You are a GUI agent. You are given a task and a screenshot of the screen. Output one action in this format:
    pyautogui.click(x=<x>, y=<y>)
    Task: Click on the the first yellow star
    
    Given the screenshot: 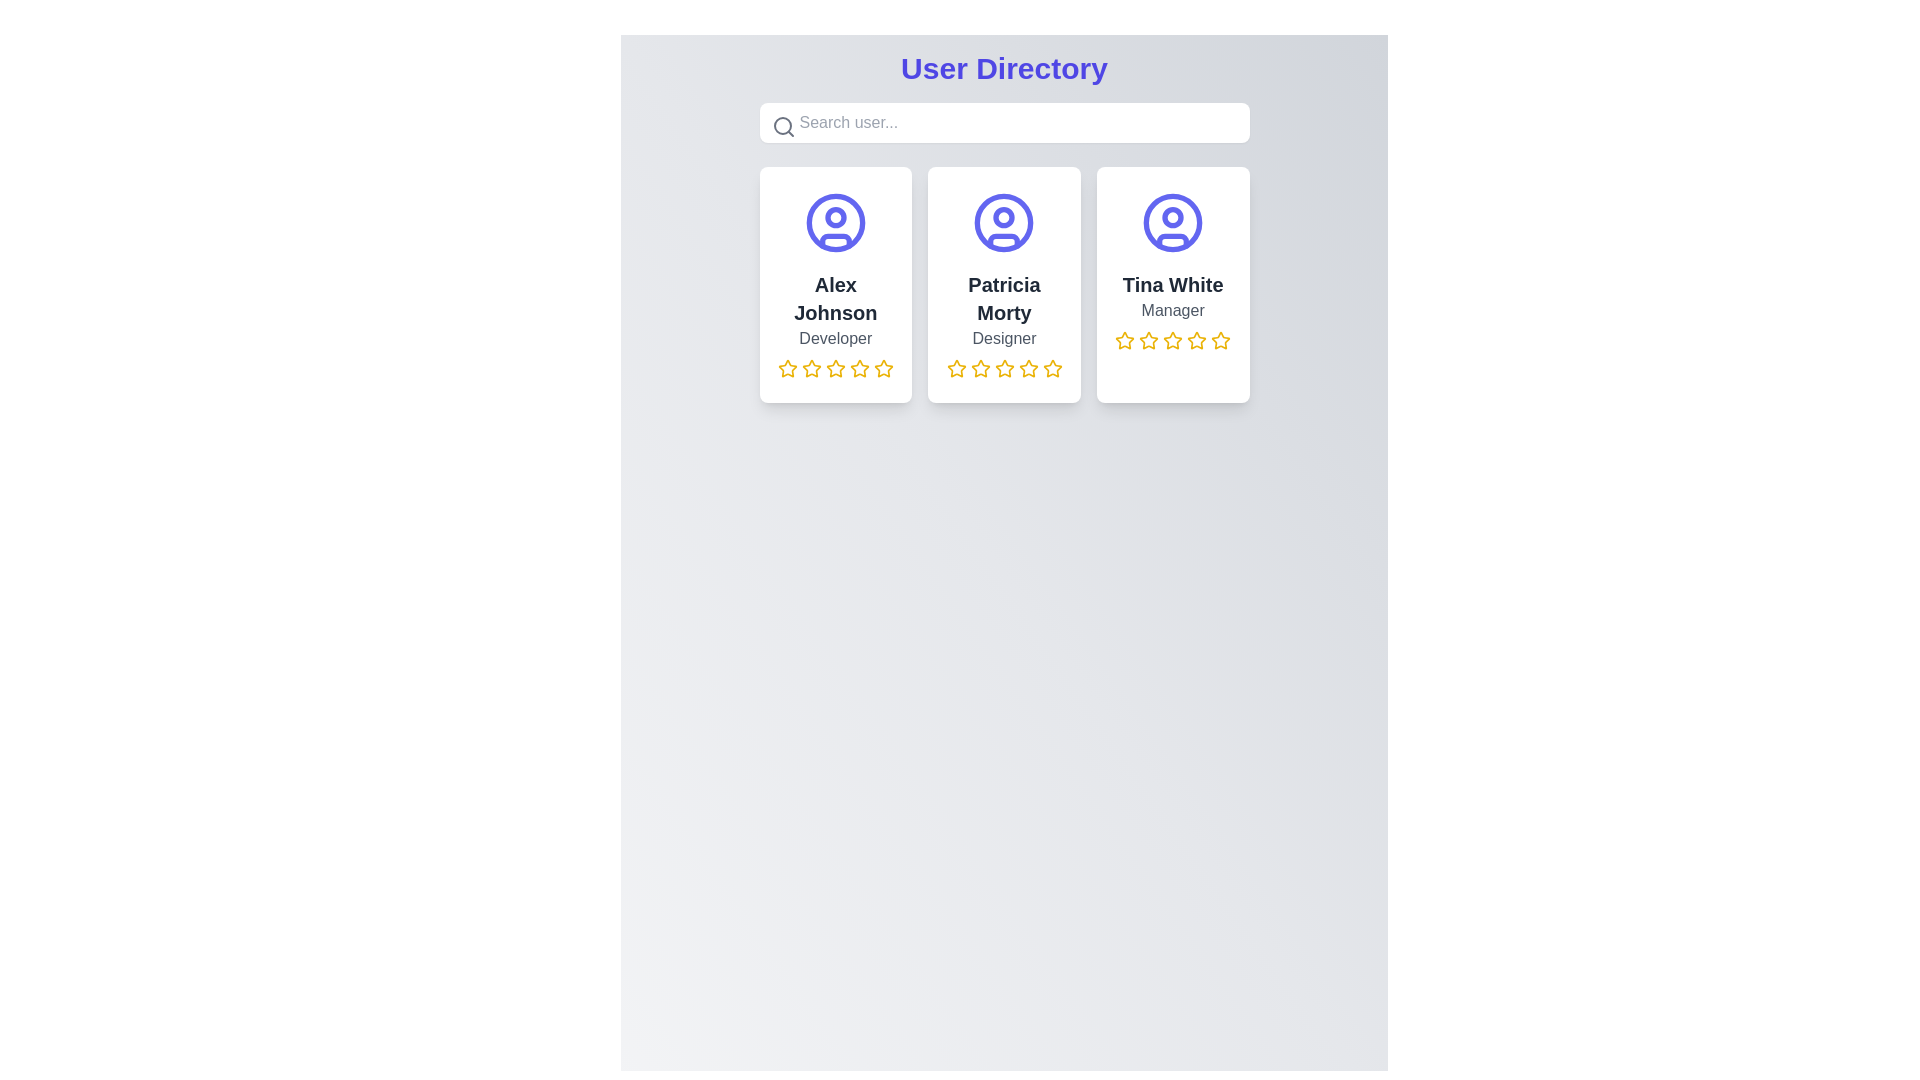 What is the action you would take?
    pyautogui.click(x=1125, y=339)
    